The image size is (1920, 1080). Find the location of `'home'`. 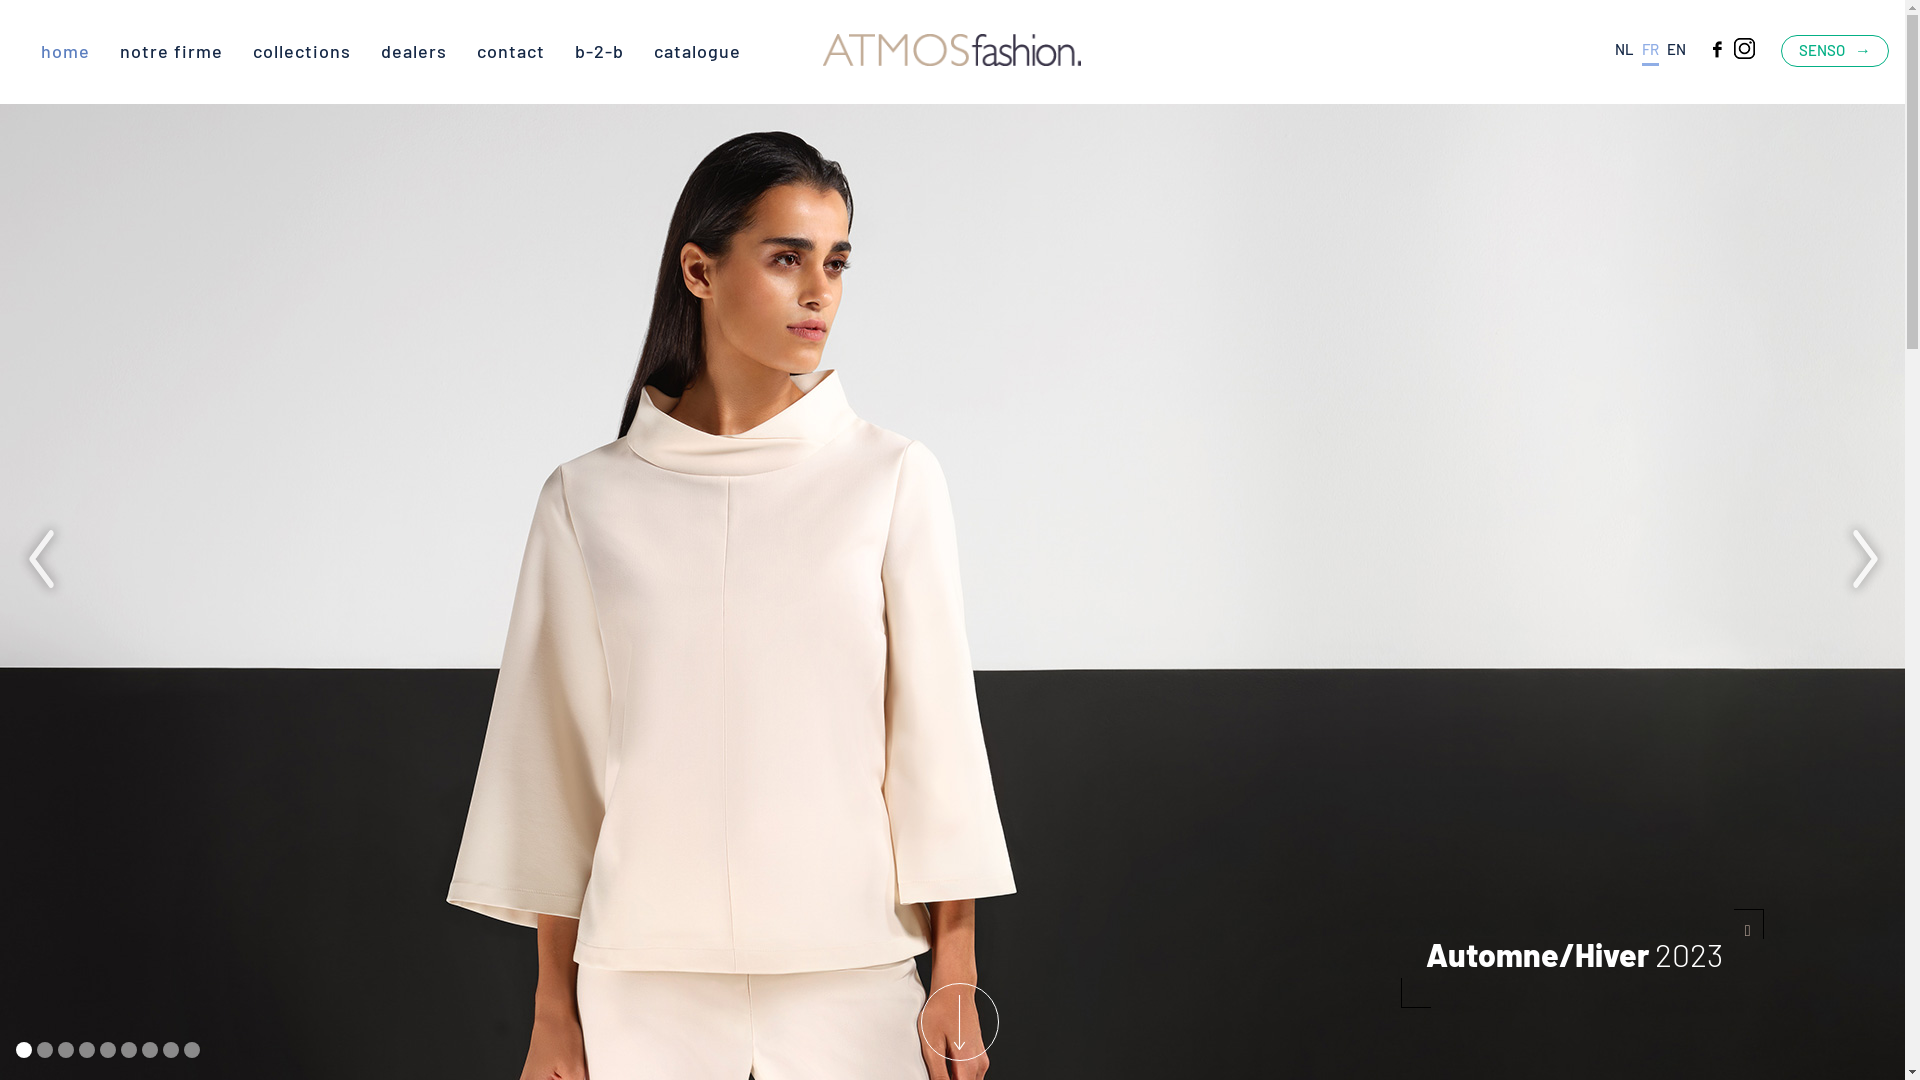

'home' is located at coordinates (41, 49).